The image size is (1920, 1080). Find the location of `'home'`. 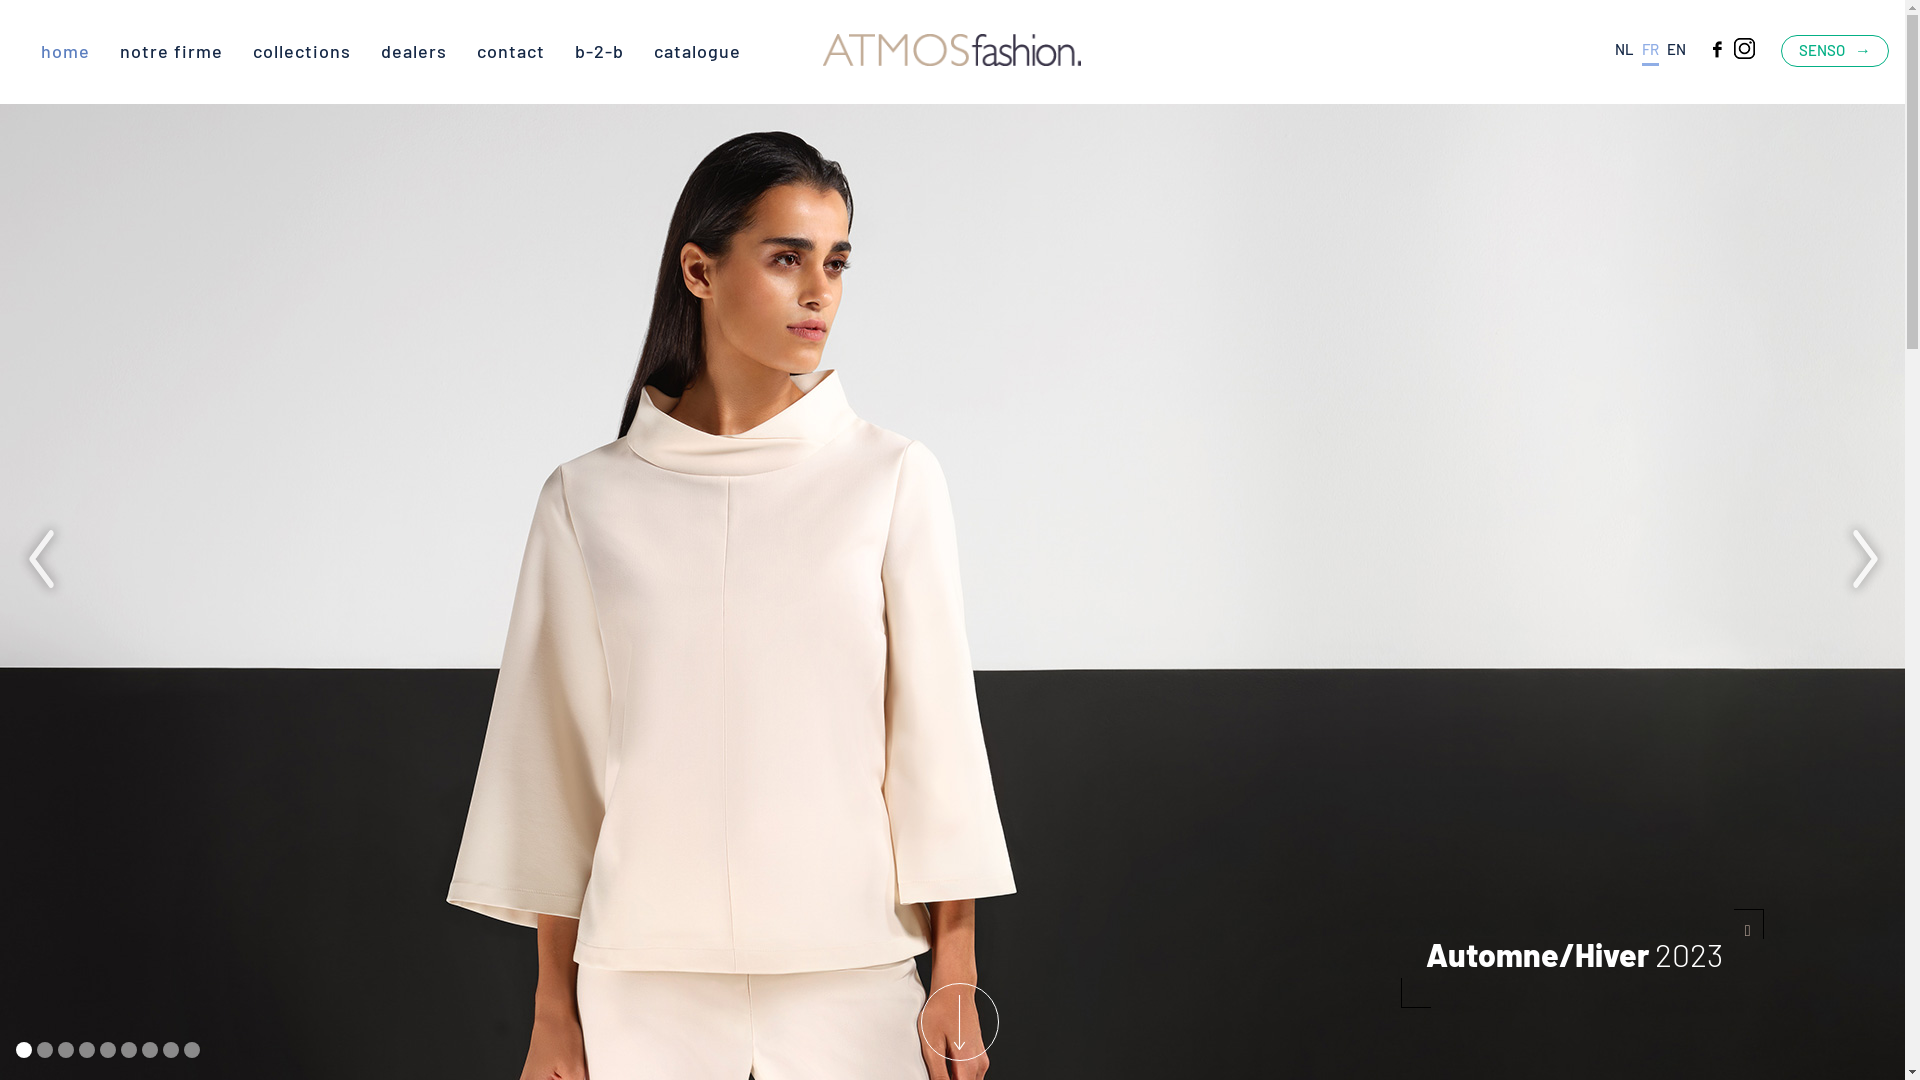

'home' is located at coordinates (41, 49).